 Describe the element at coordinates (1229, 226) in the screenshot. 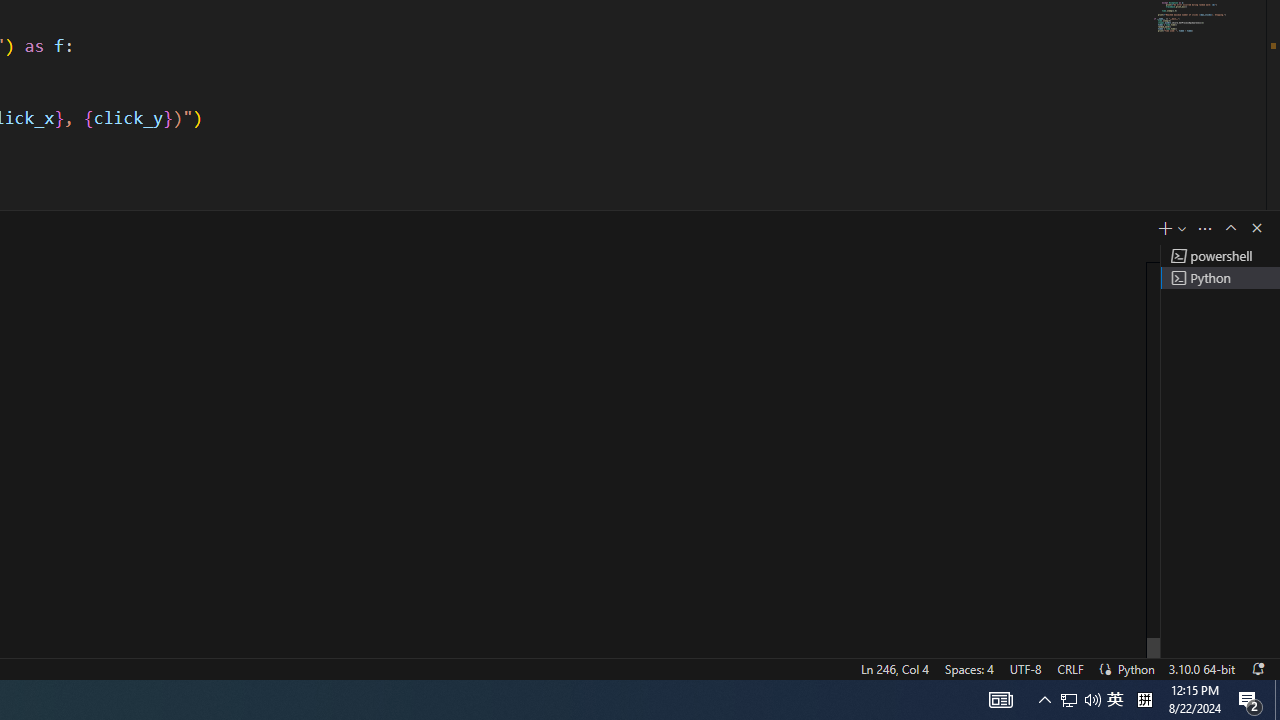

I see `'Maximize Panel Size'` at that location.